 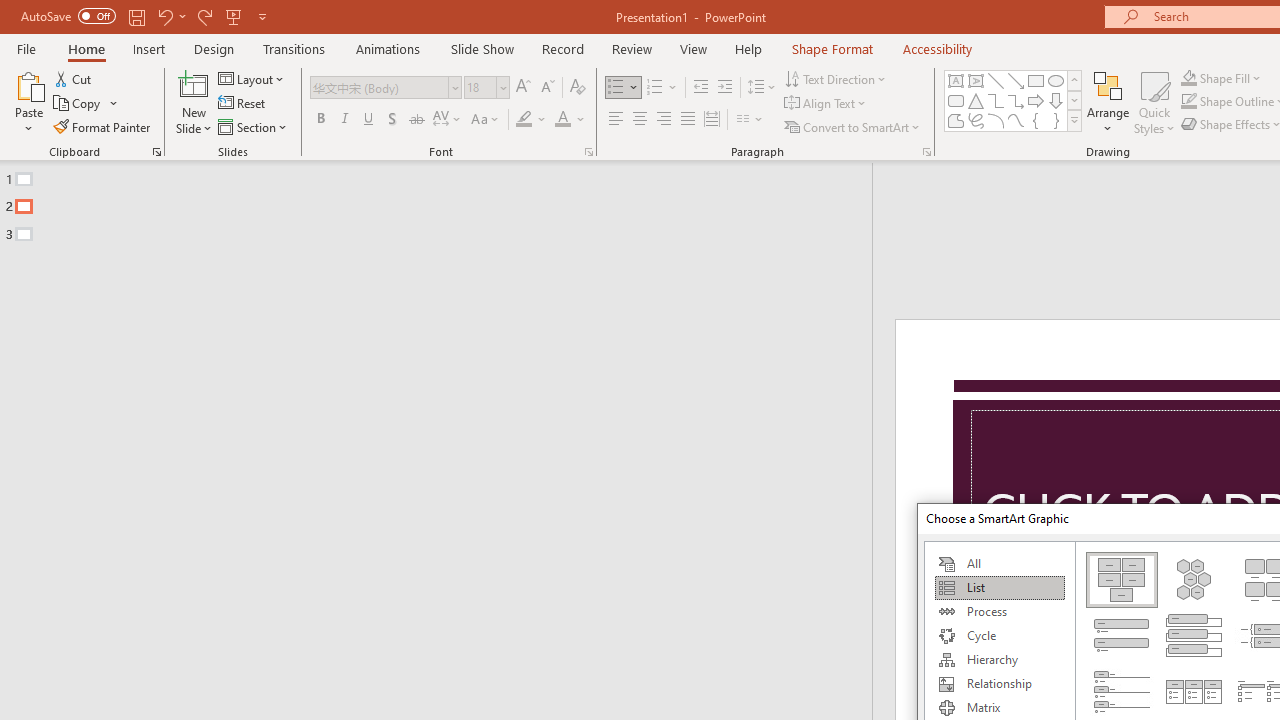 What do you see at coordinates (74, 78) in the screenshot?
I see `'Cut'` at bounding box center [74, 78].